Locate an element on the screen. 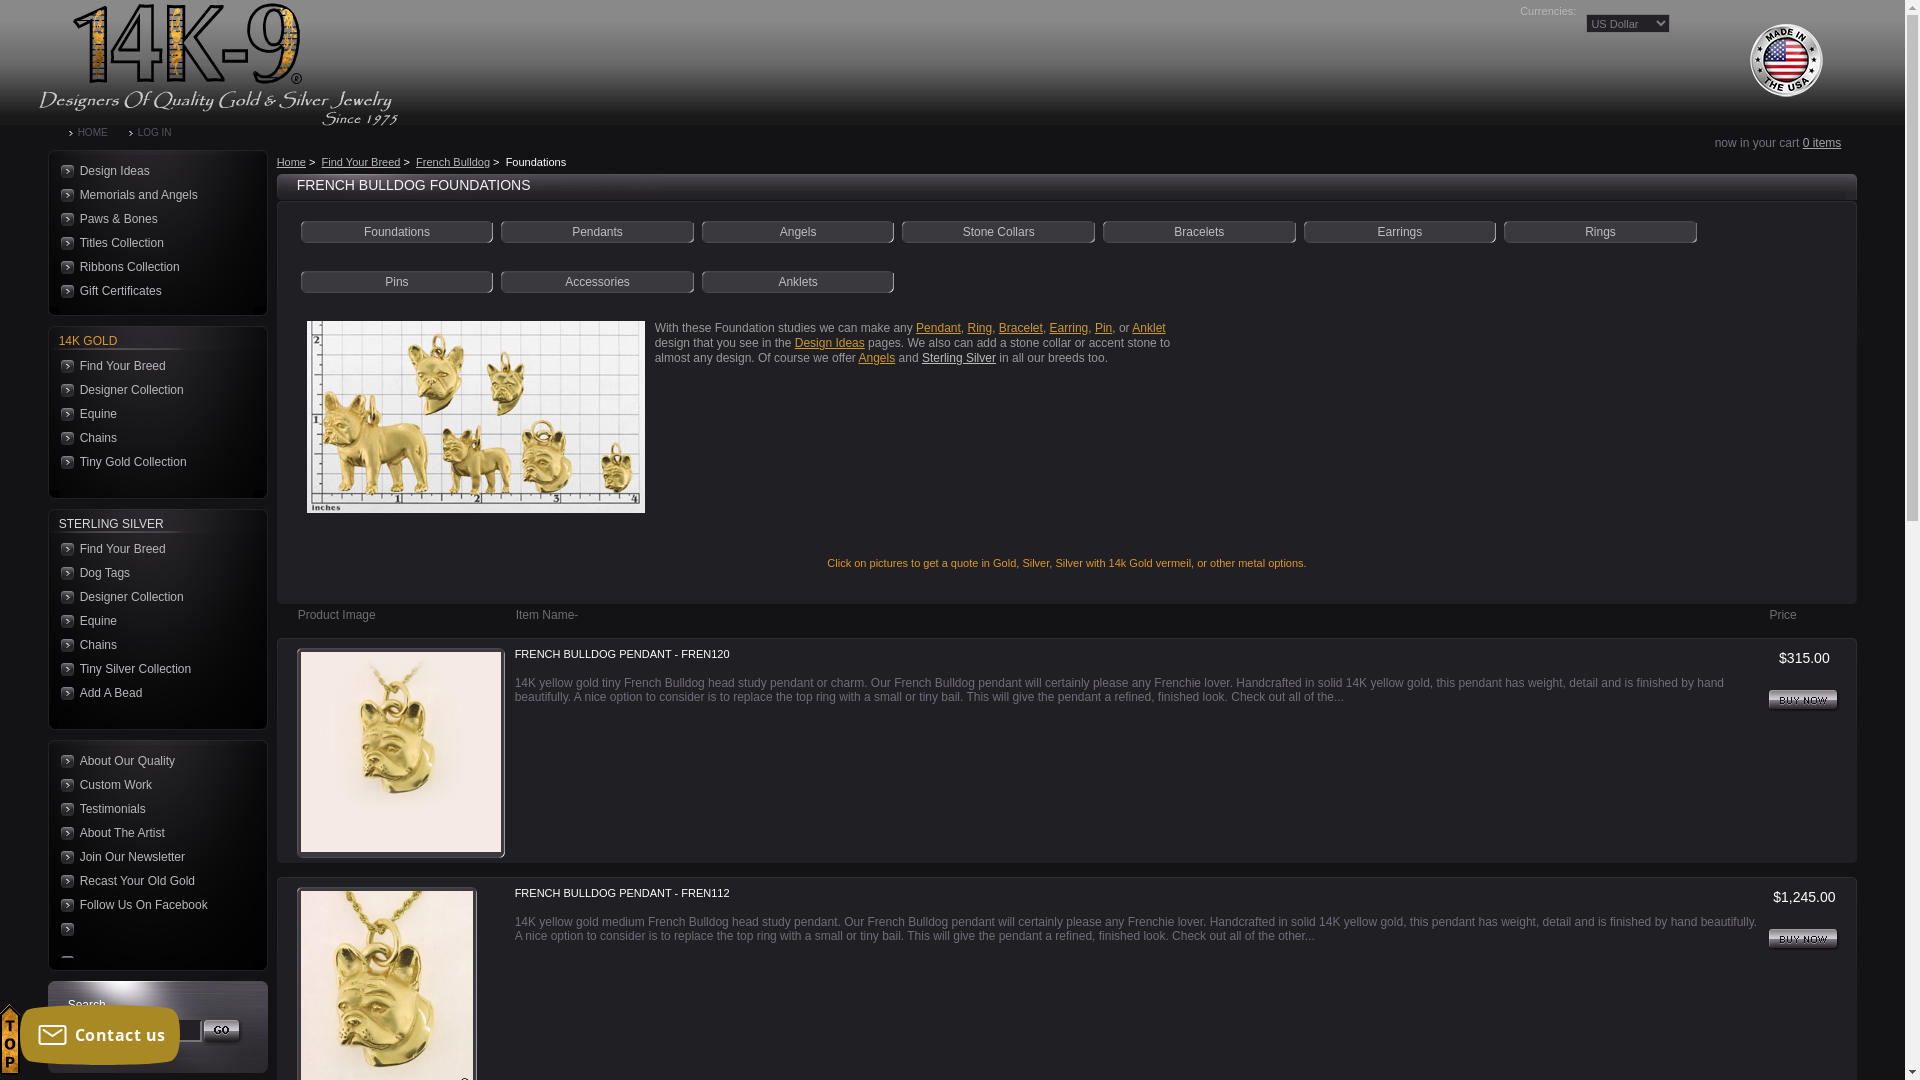 This screenshot has height=1080, width=1920. 'Equine' is located at coordinates (57, 412).